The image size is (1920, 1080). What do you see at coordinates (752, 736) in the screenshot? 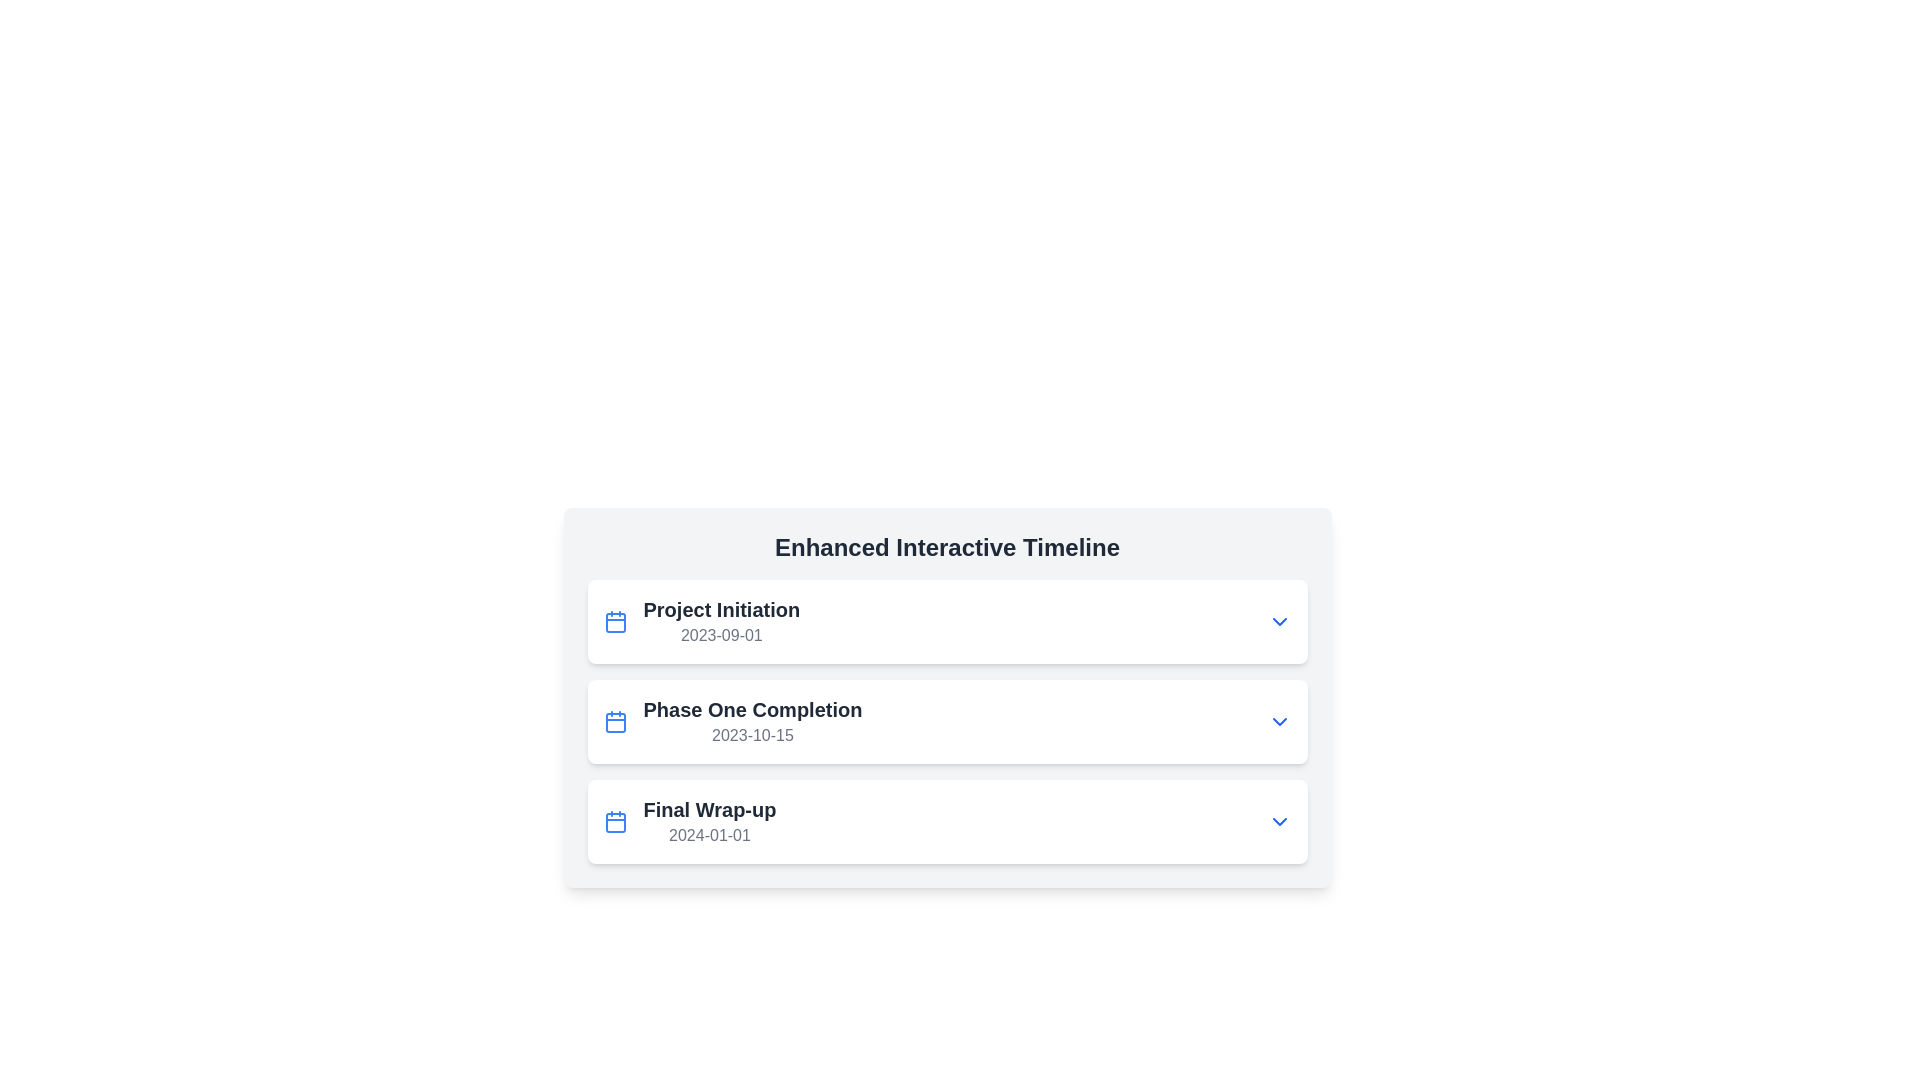
I see `the text display showing '2023-10-15' which is located beneath the header 'Phase One Completion' in the middle card of the interface` at bounding box center [752, 736].